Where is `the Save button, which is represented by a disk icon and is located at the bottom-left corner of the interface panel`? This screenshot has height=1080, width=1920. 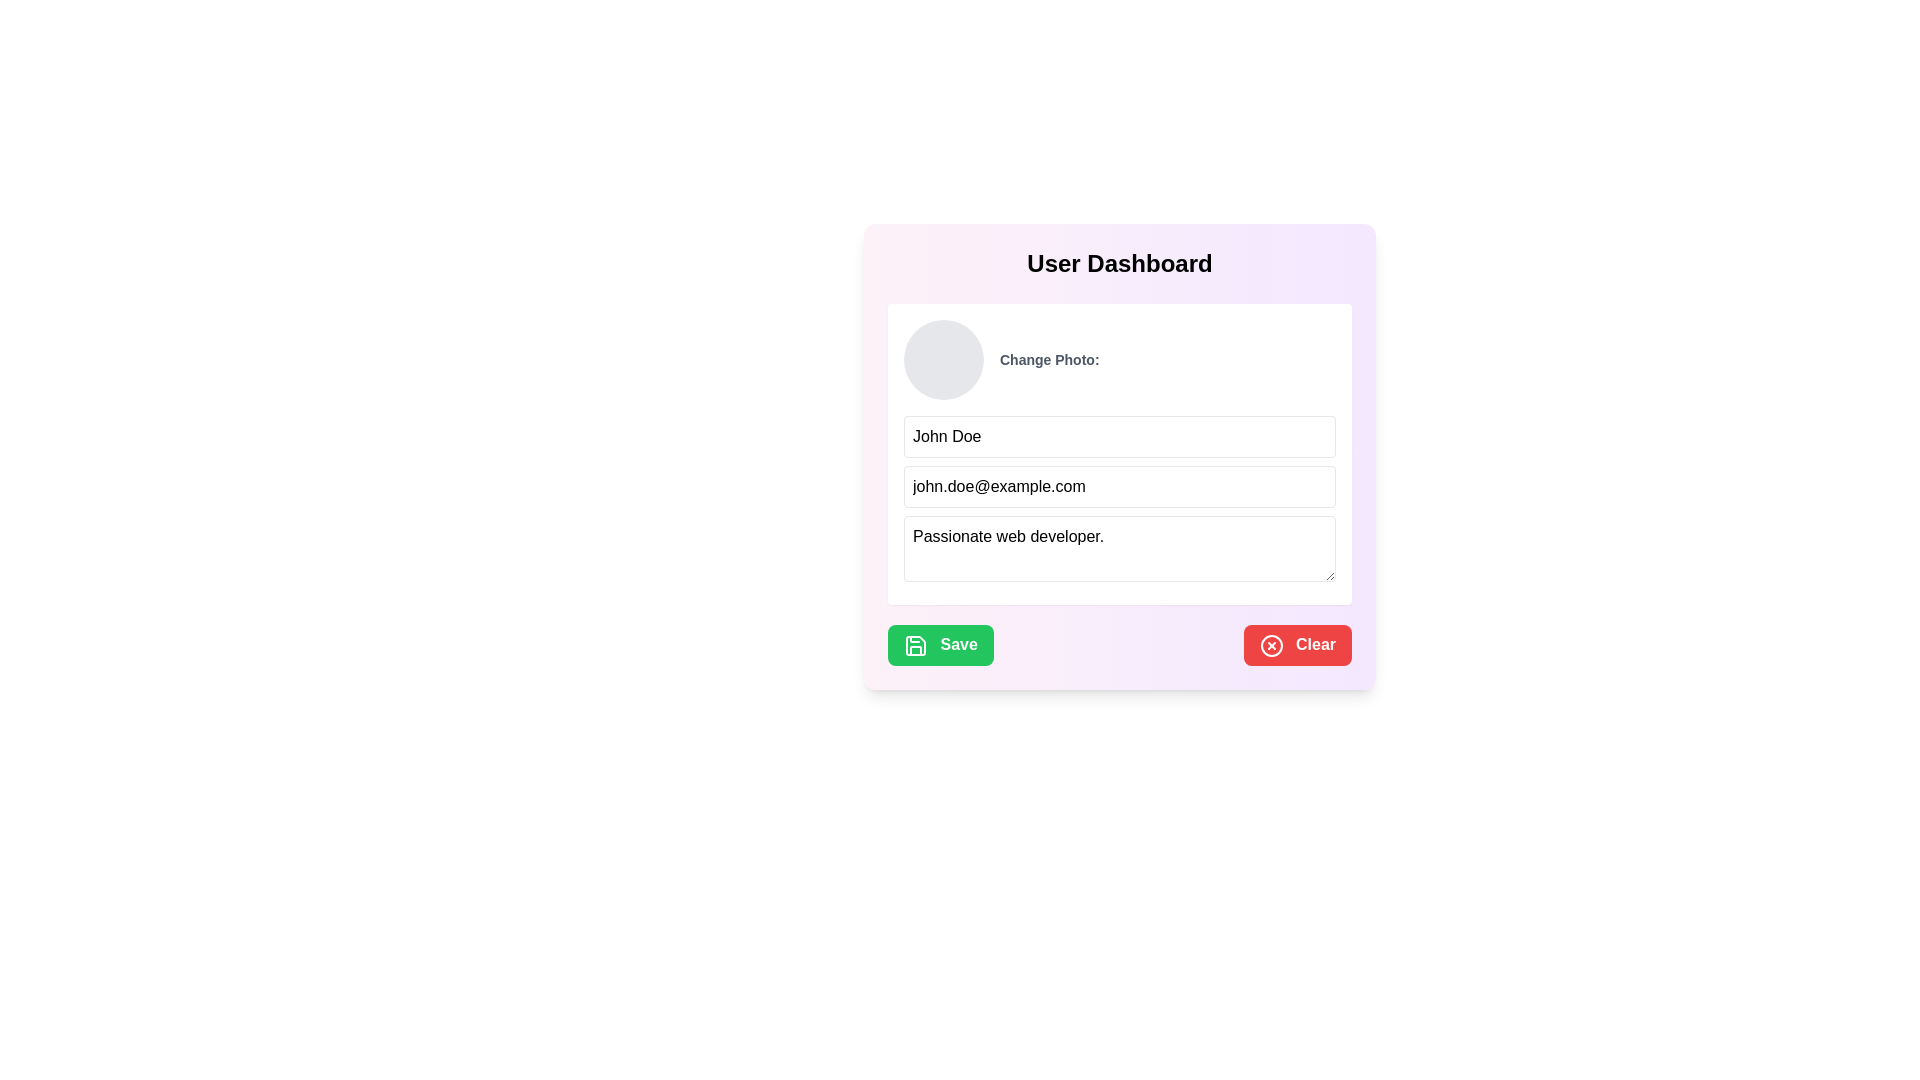
the Save button, which is represented by a disk icon and is located at the bottom-left corner of the interface panel is located at coordinates (915, 644).